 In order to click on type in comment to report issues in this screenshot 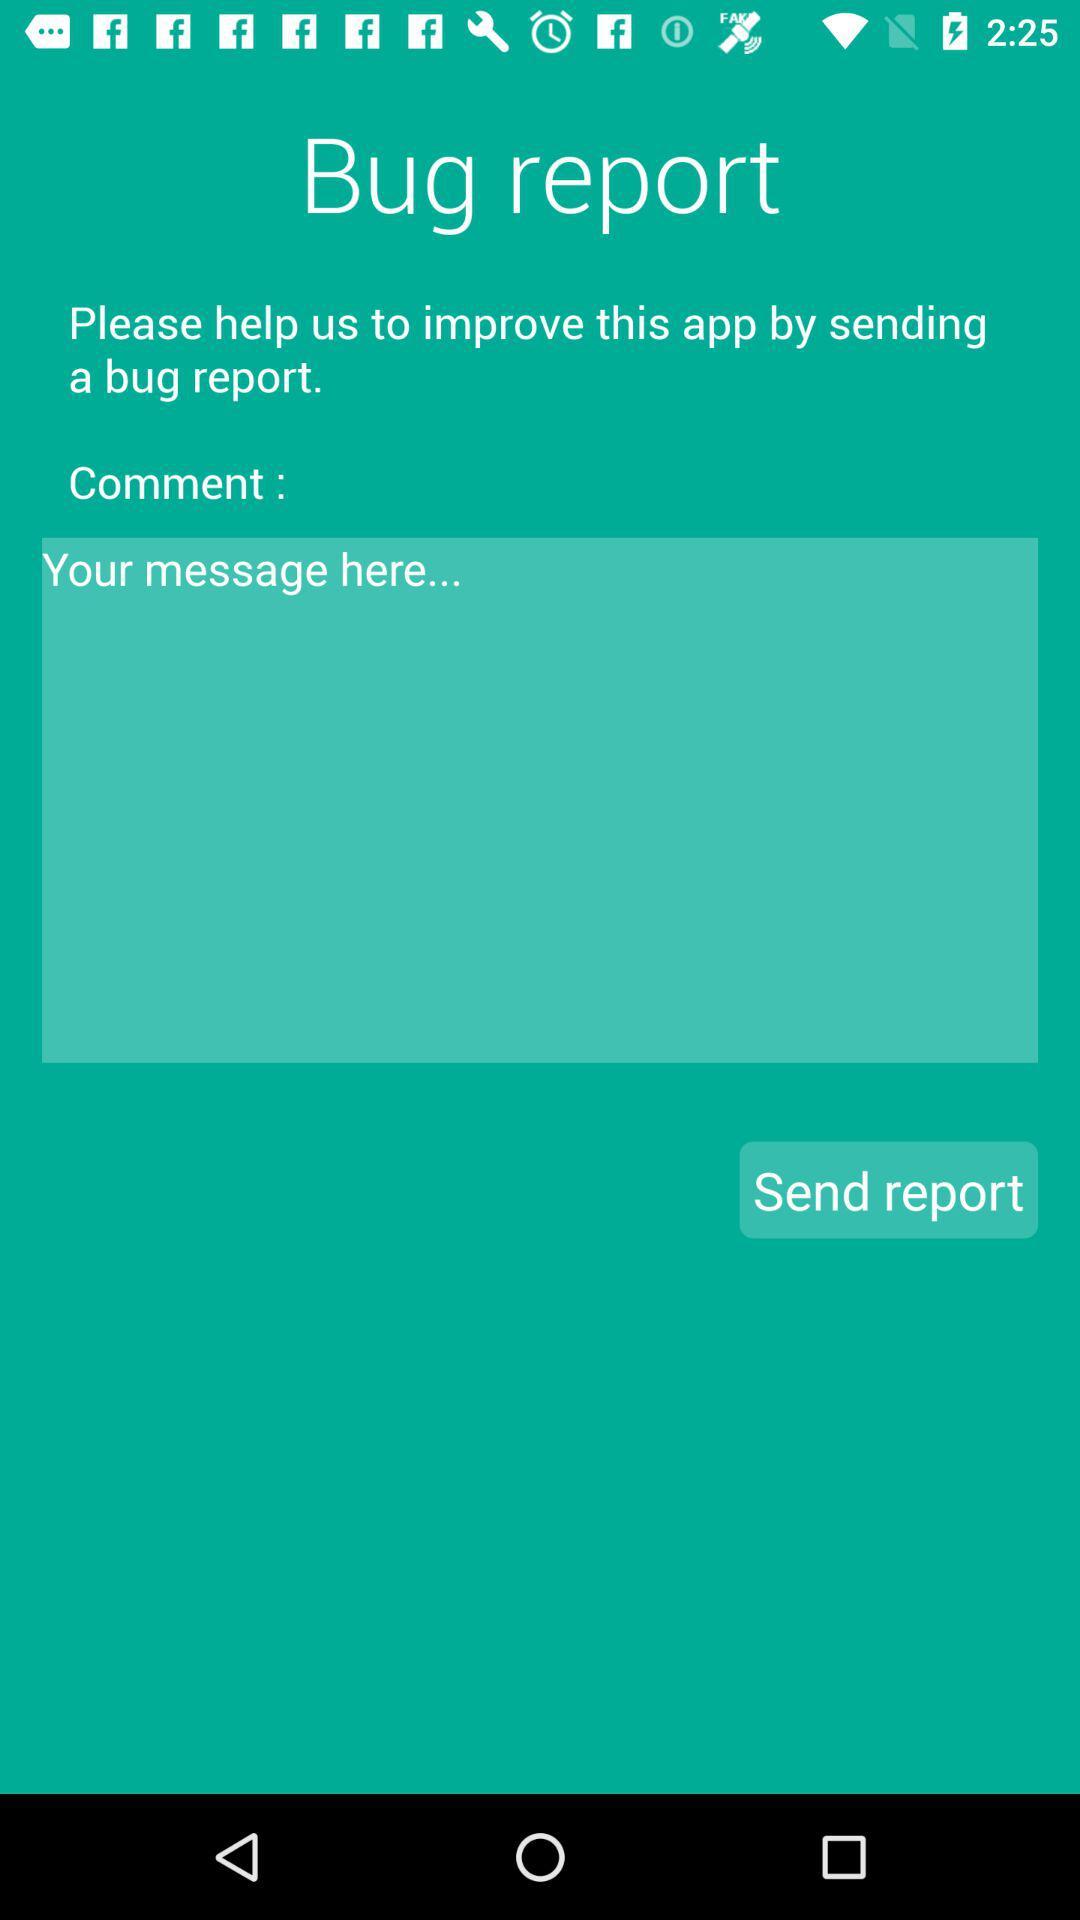, I will do `click(540, 800)`.